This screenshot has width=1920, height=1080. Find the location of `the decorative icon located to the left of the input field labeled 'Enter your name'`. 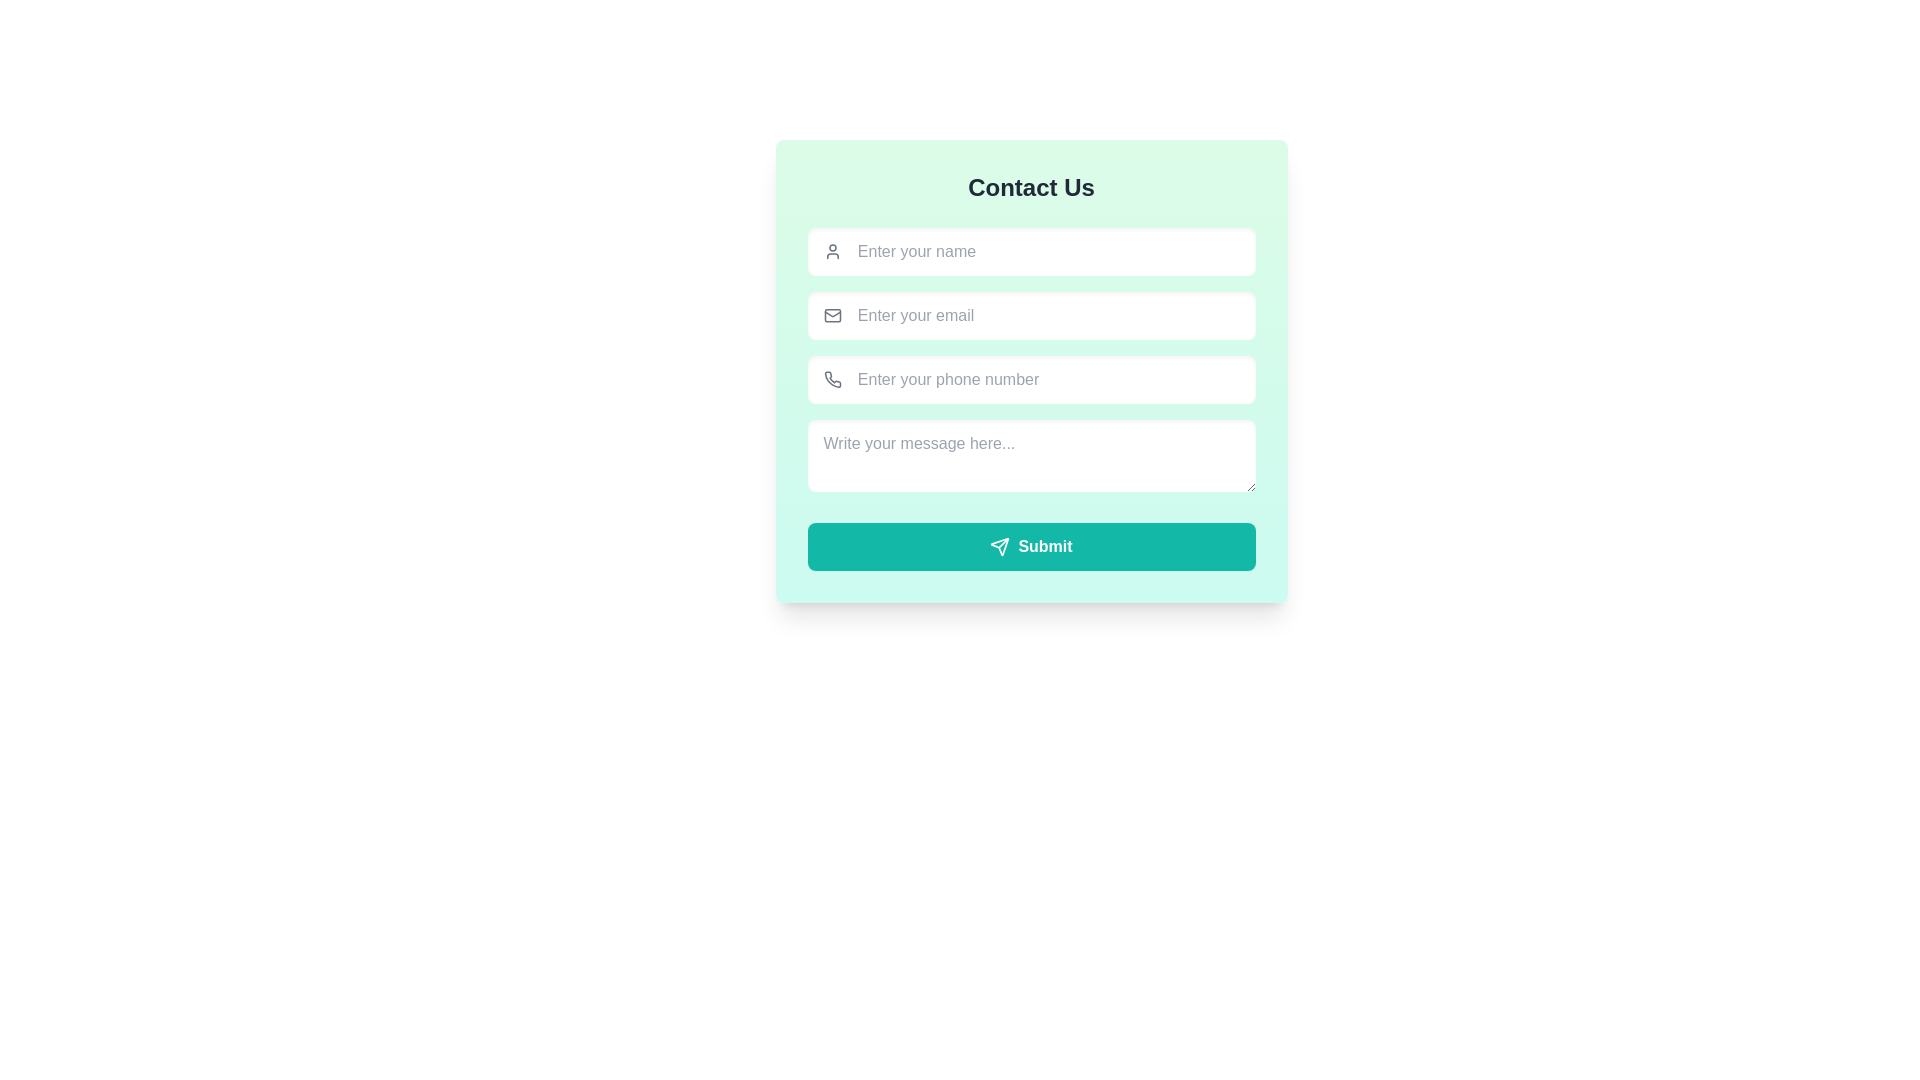

the decorative icon located to the left of the input field labeled 'Enter your name' is located at coordinates (832, 250).